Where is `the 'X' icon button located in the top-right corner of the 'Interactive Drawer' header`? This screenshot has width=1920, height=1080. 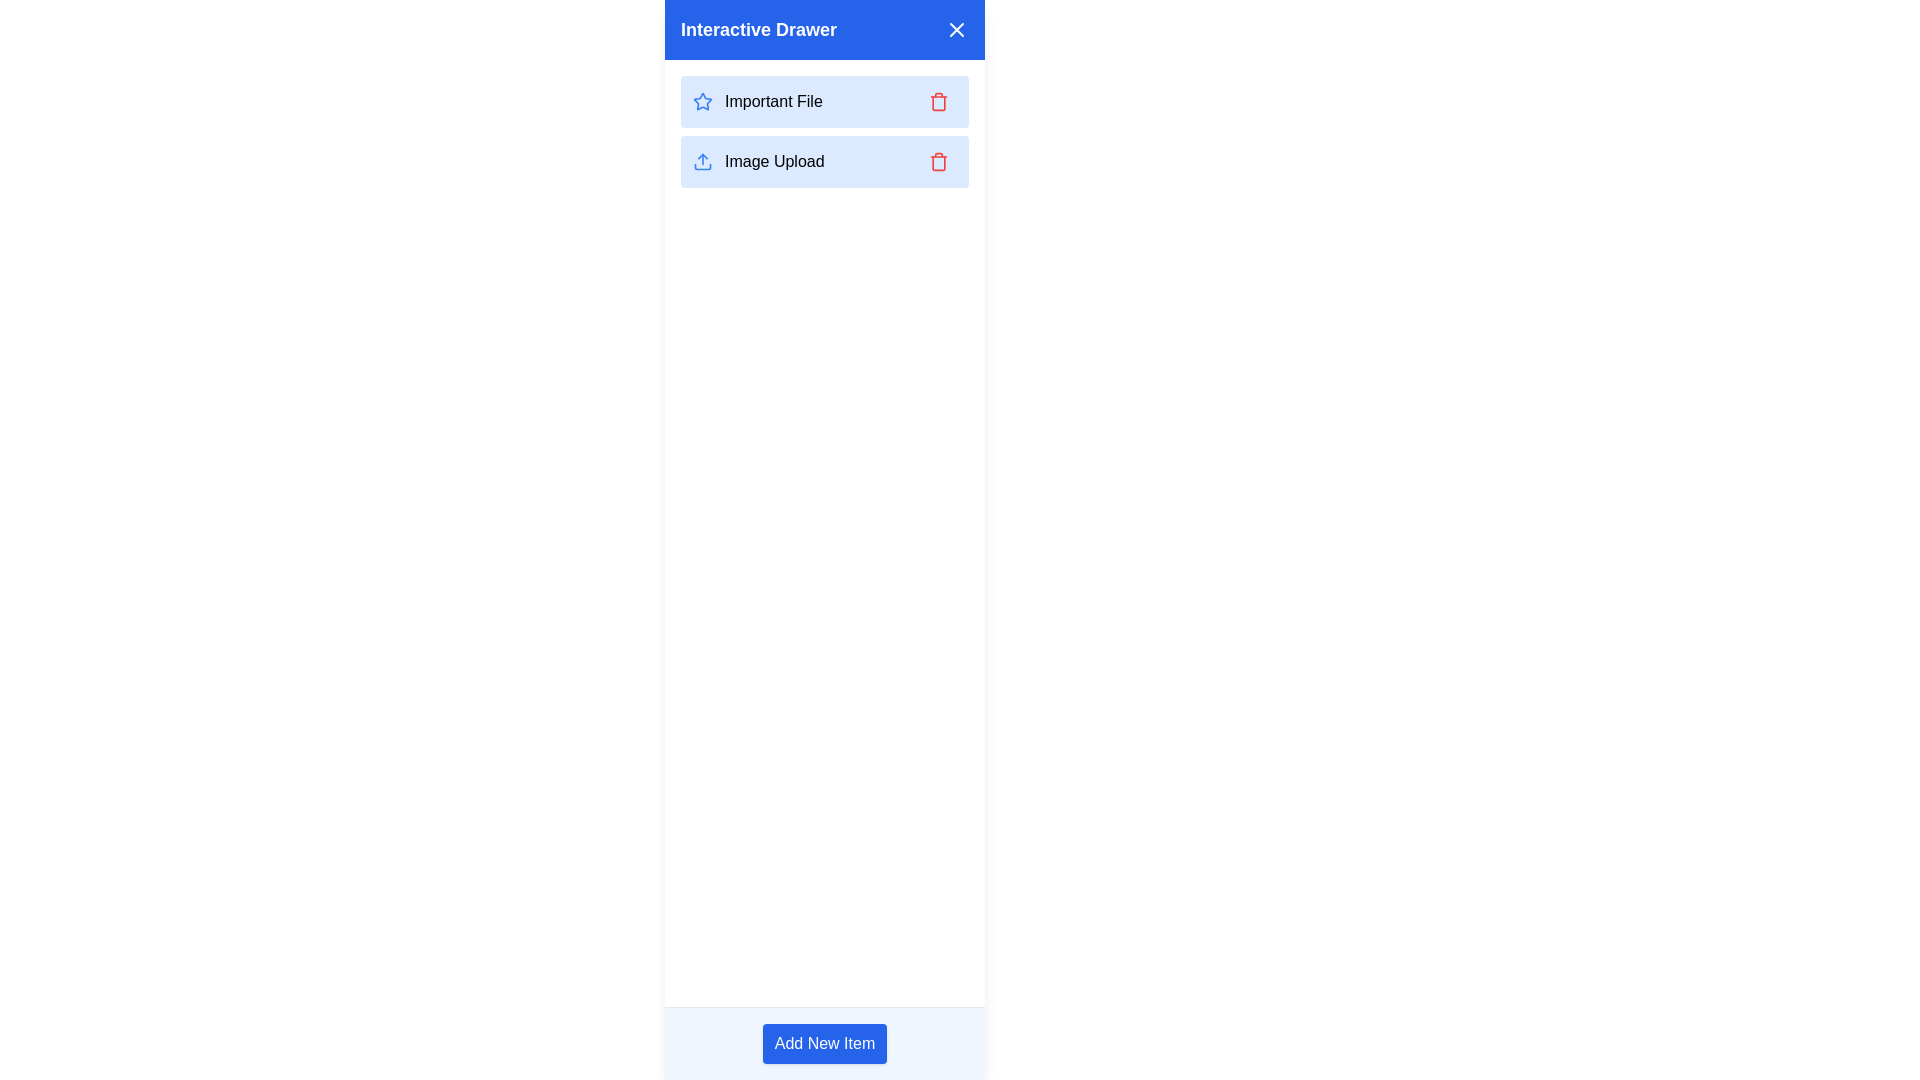 the 'X' icon button located in the top-right corner of the 'Interactive Drawer' header is located at coordinates (955, 30).